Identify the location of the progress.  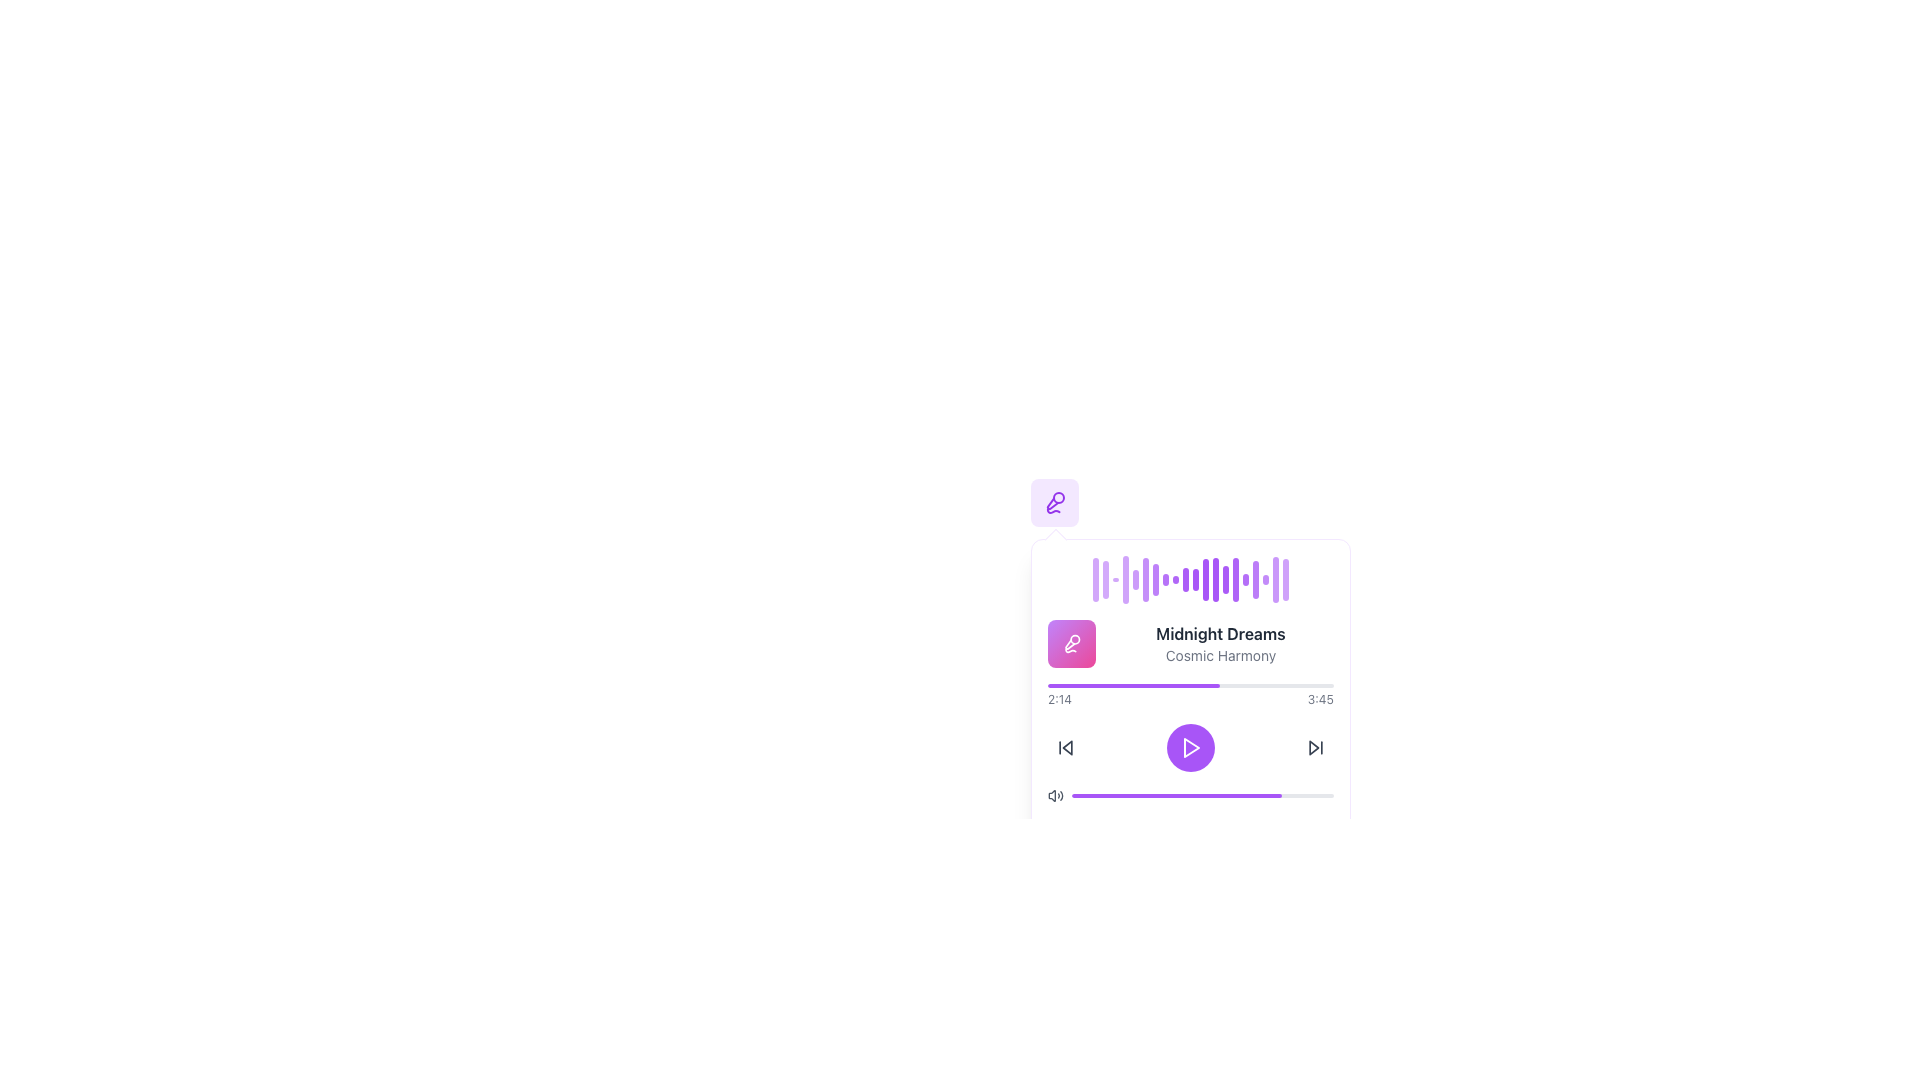
(1262, 794).